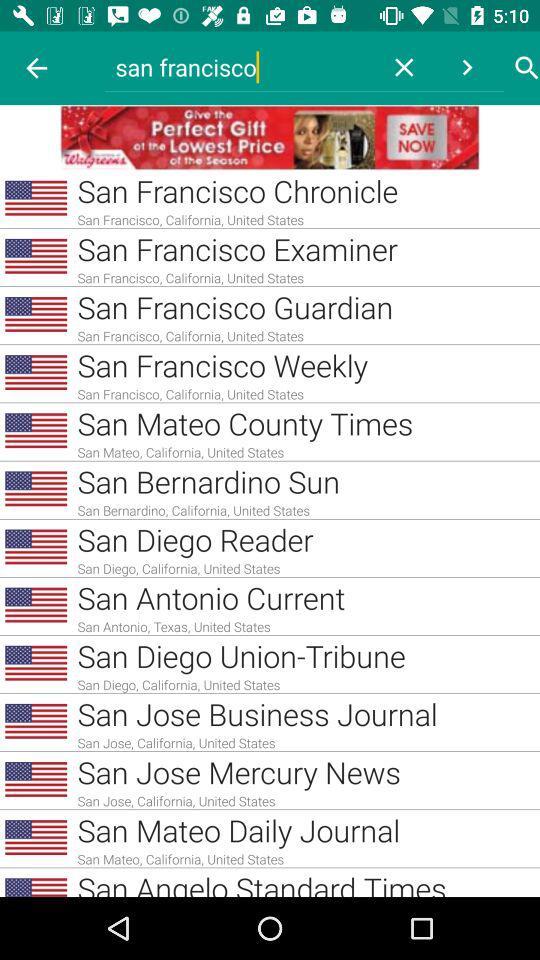  I want to click on search box, so click(527, 68).